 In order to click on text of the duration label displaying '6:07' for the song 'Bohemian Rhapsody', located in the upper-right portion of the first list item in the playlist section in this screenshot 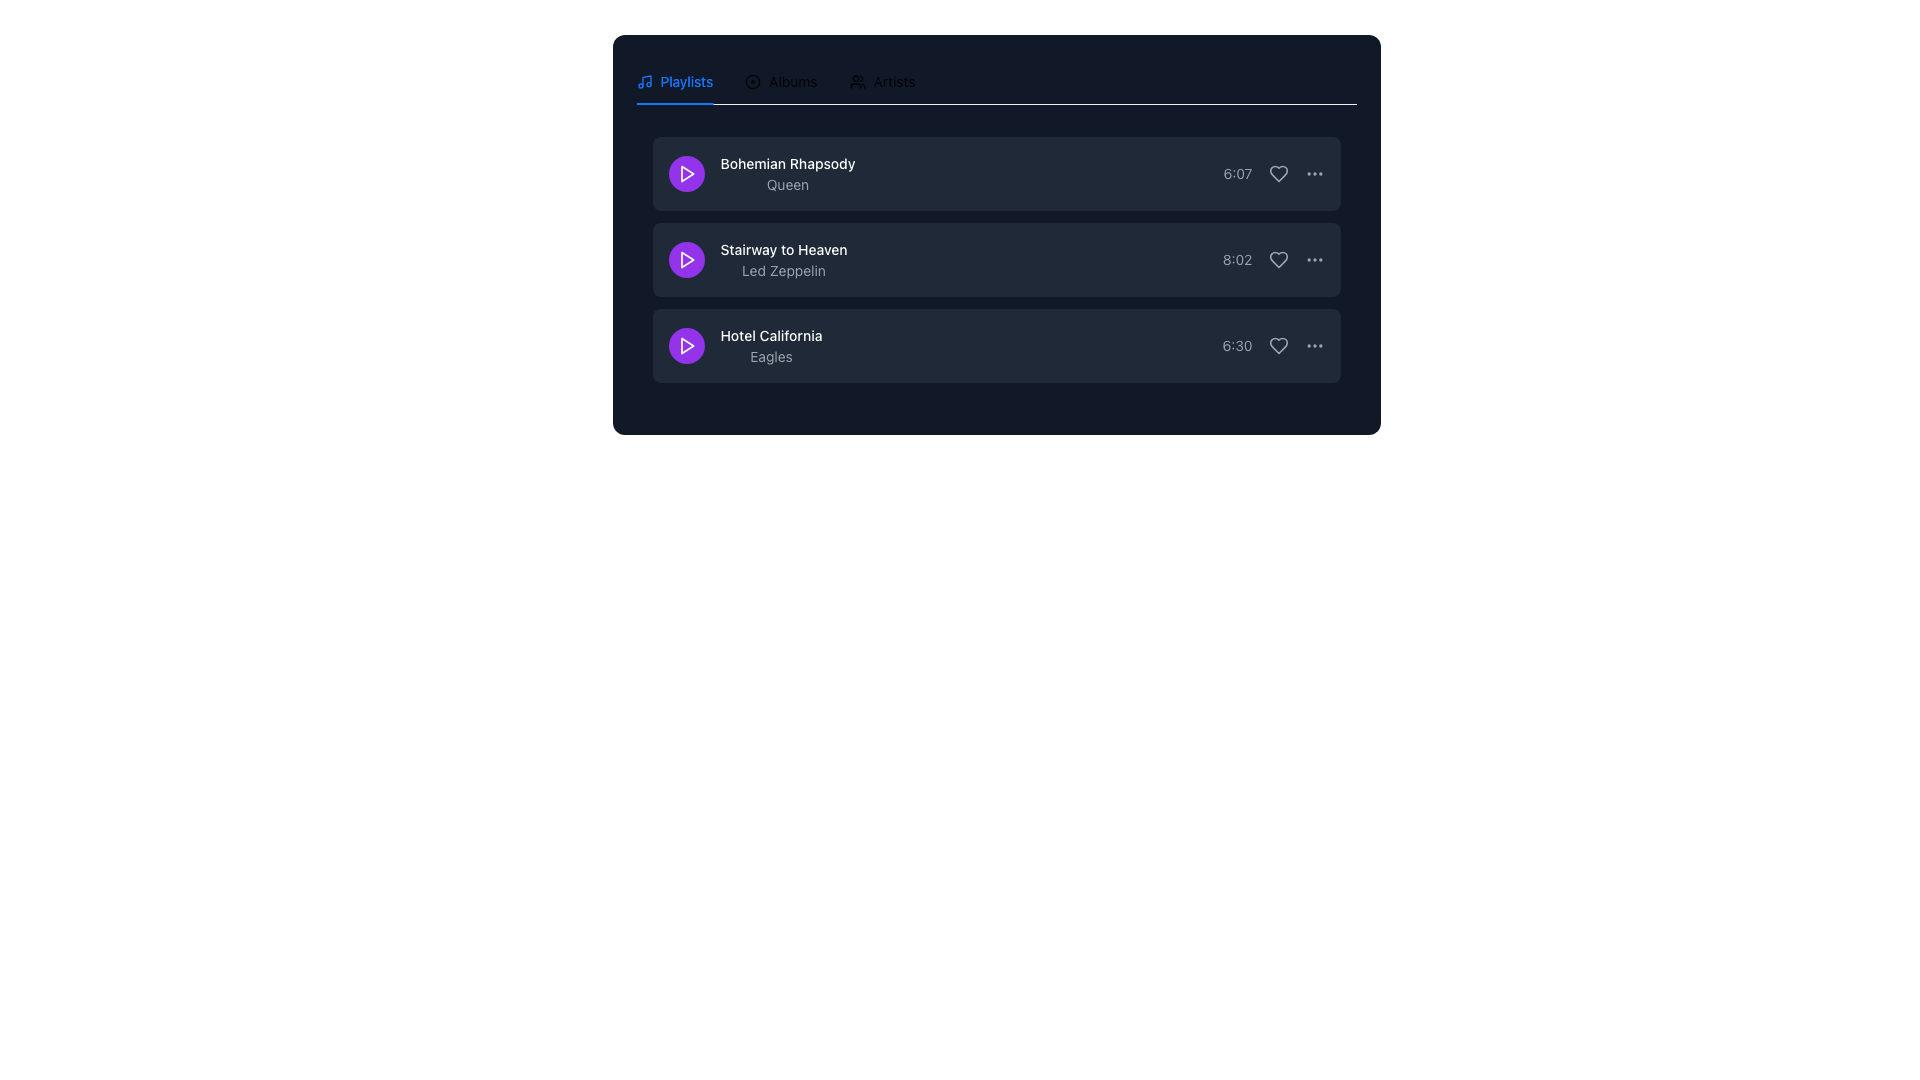, I will do `click(1237, 172)`.